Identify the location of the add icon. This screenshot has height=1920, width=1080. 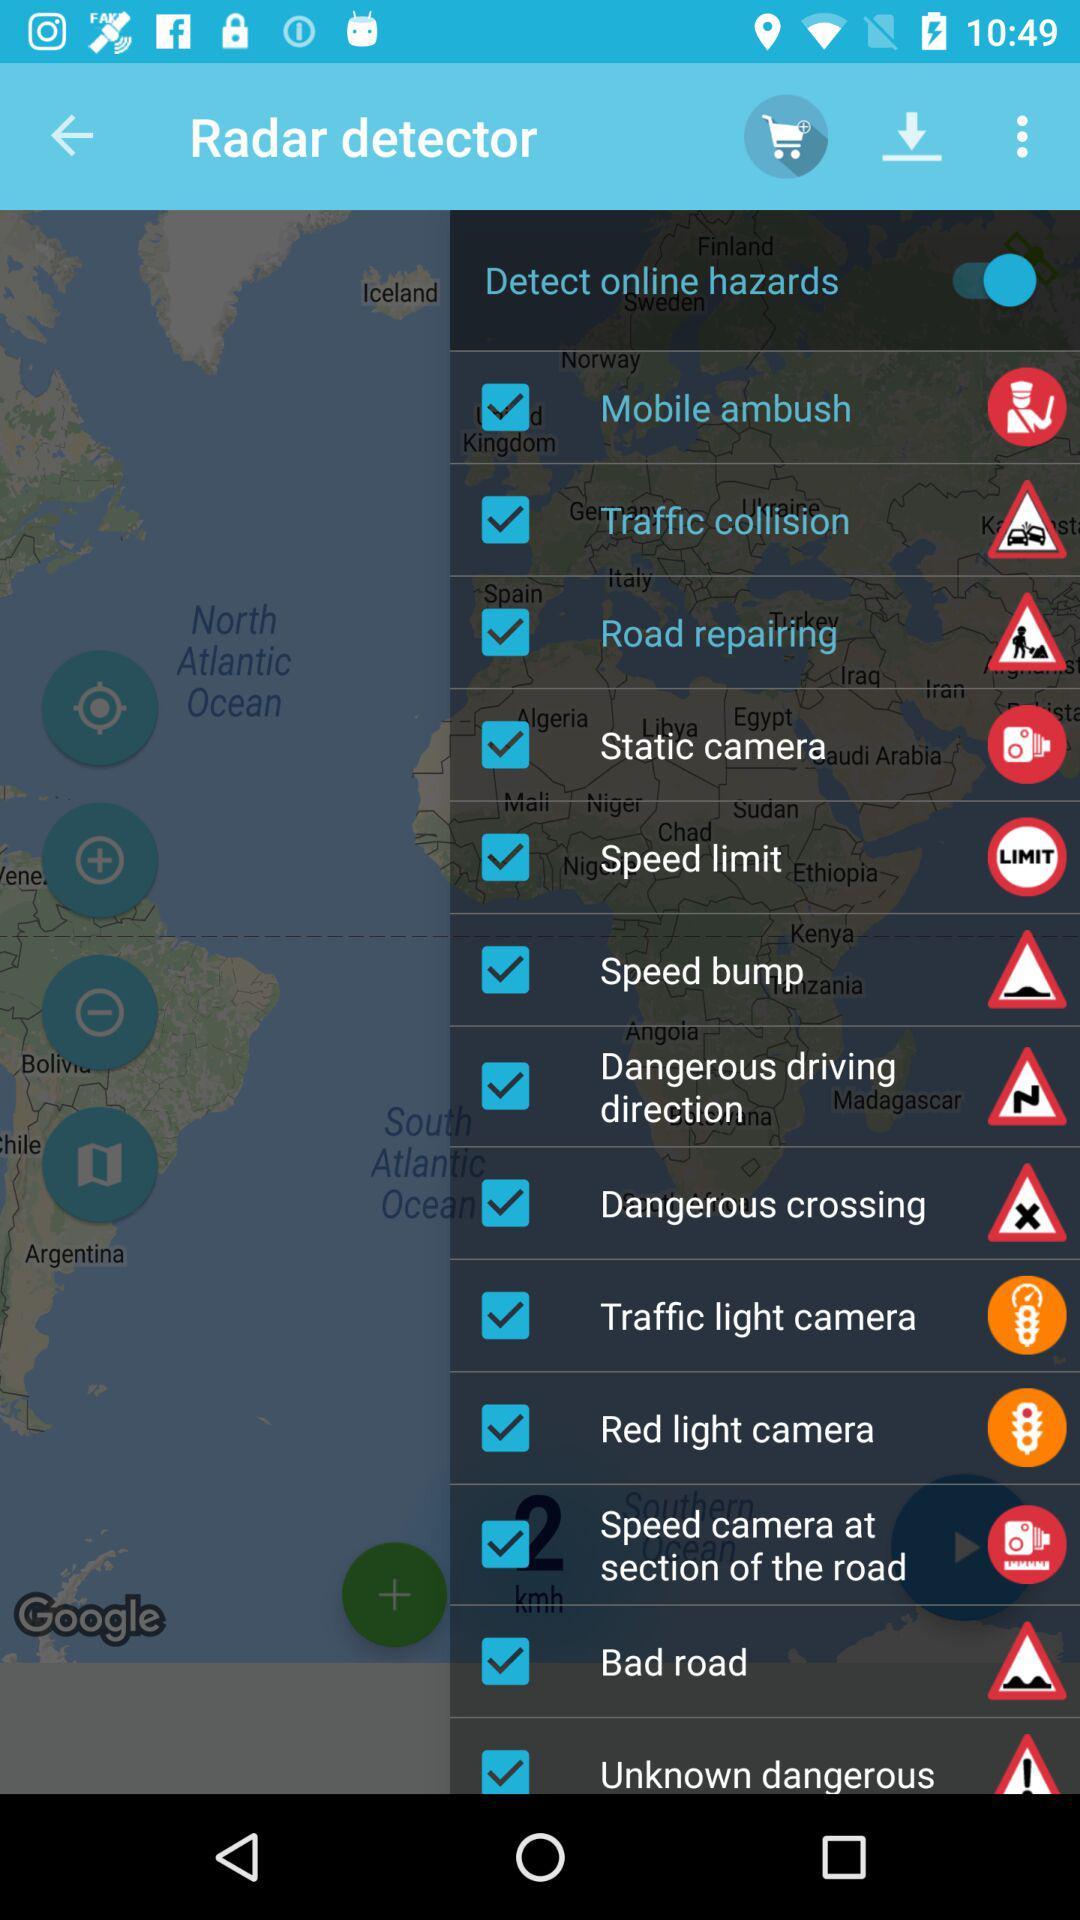
(394, 1593).